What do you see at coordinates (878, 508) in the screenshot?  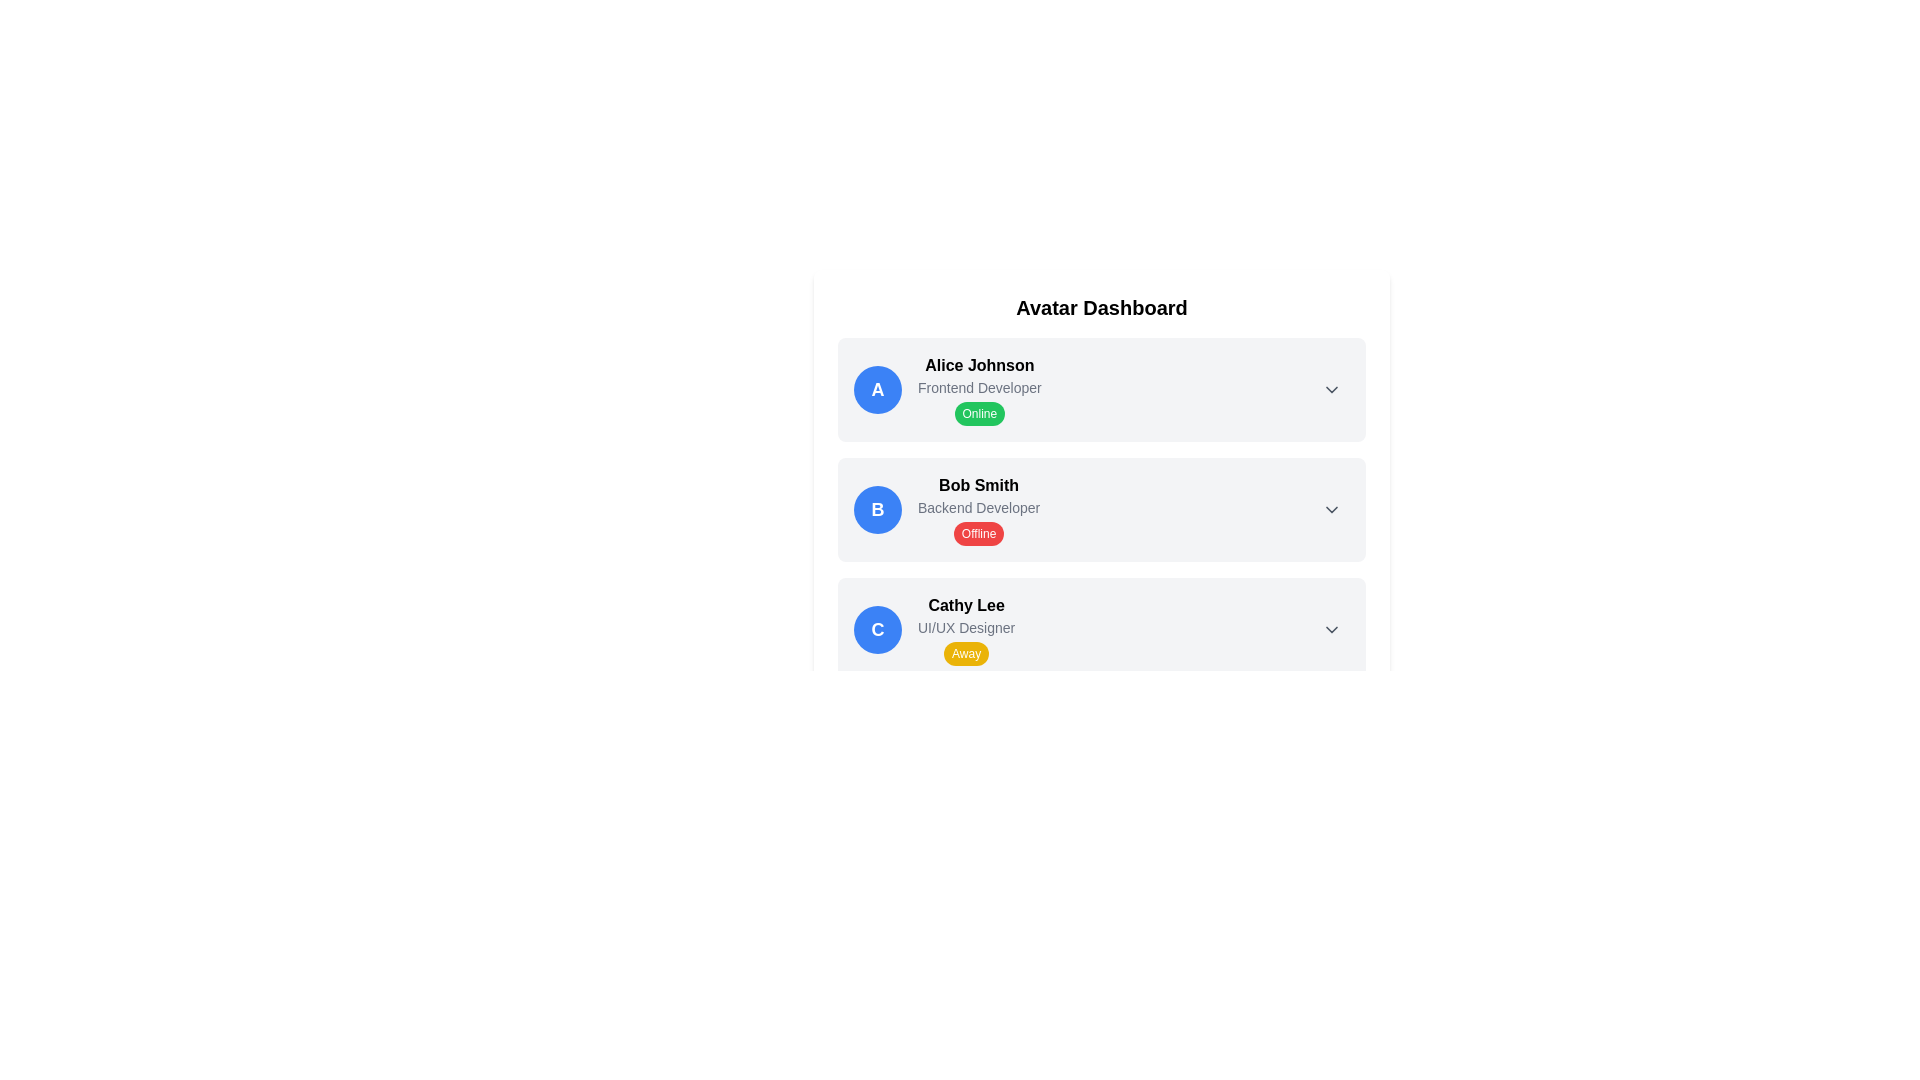 I see `the Badge or Avatar representing the 'Bob Smith' profile` at bounding box center [878, 508].